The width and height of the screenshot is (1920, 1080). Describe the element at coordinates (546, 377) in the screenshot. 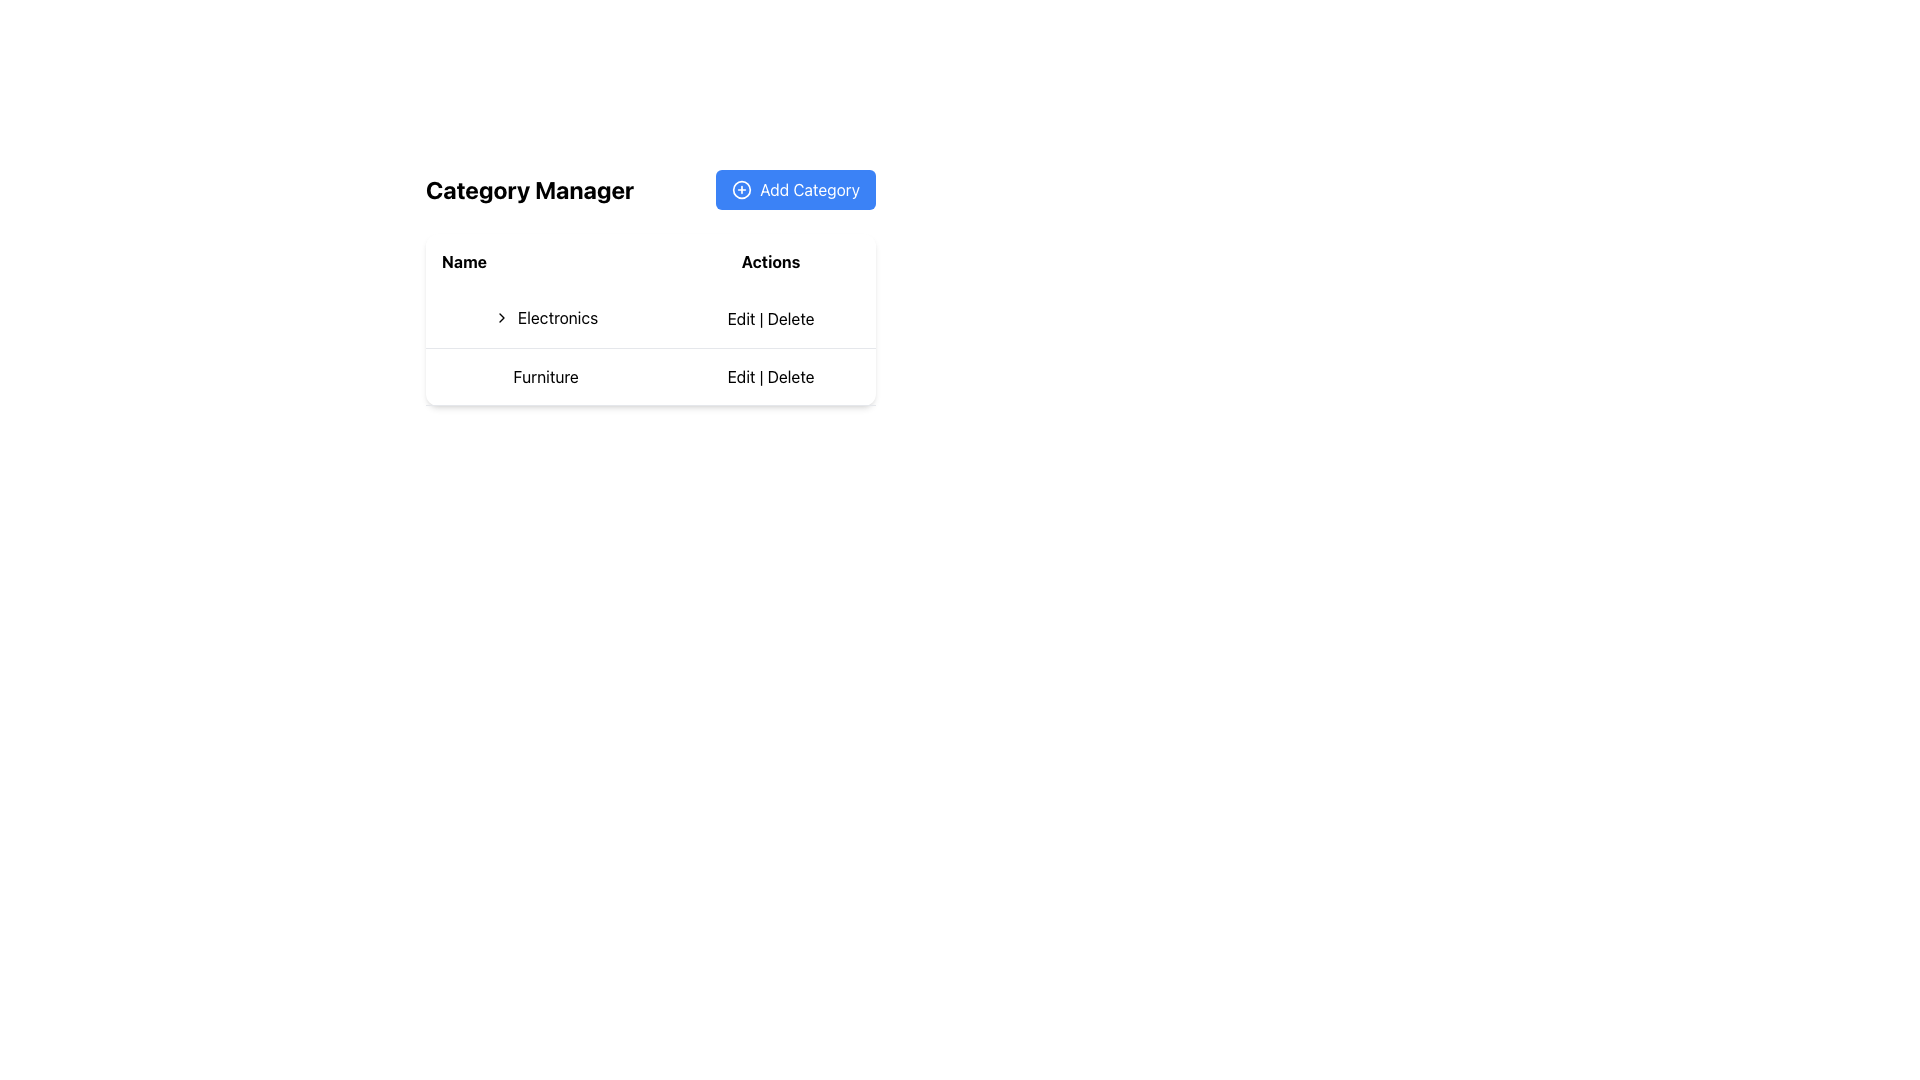

I see `the clickable text label displaying 'Furniture'` at that location.